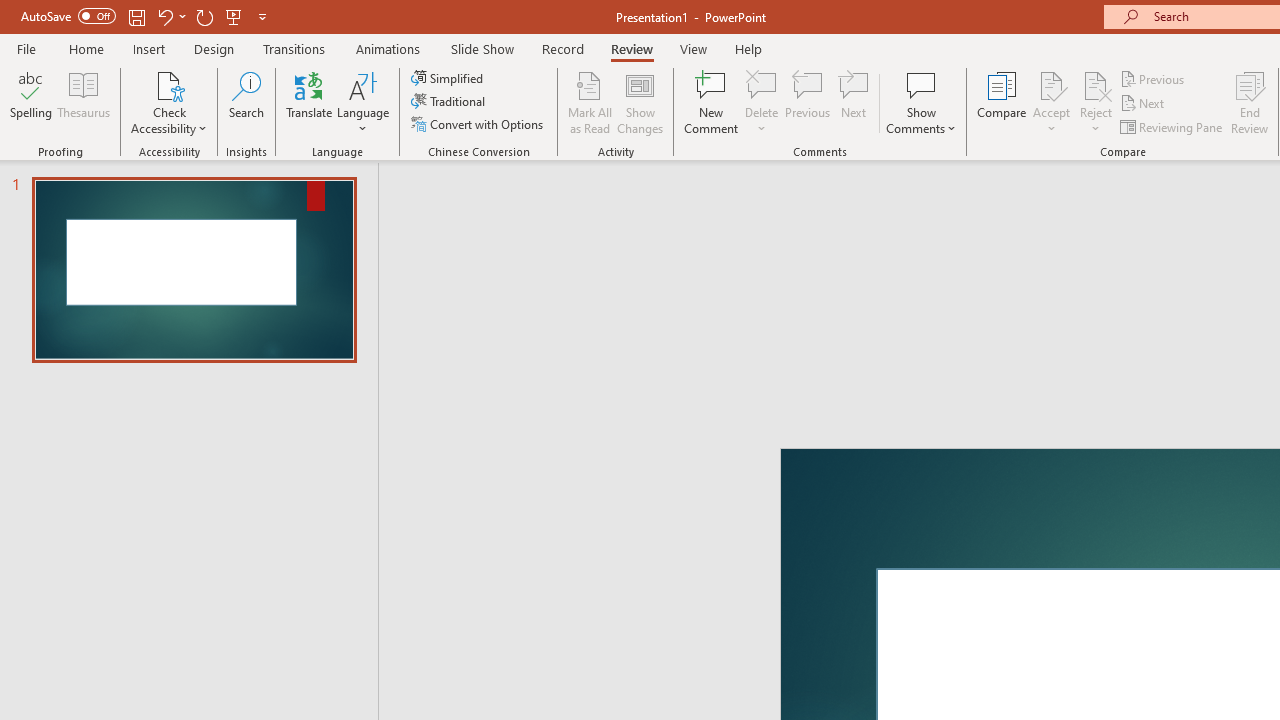  Describe the element at coordinates (448, 101) in the screenshot. I see `'Traditional'` at that location.